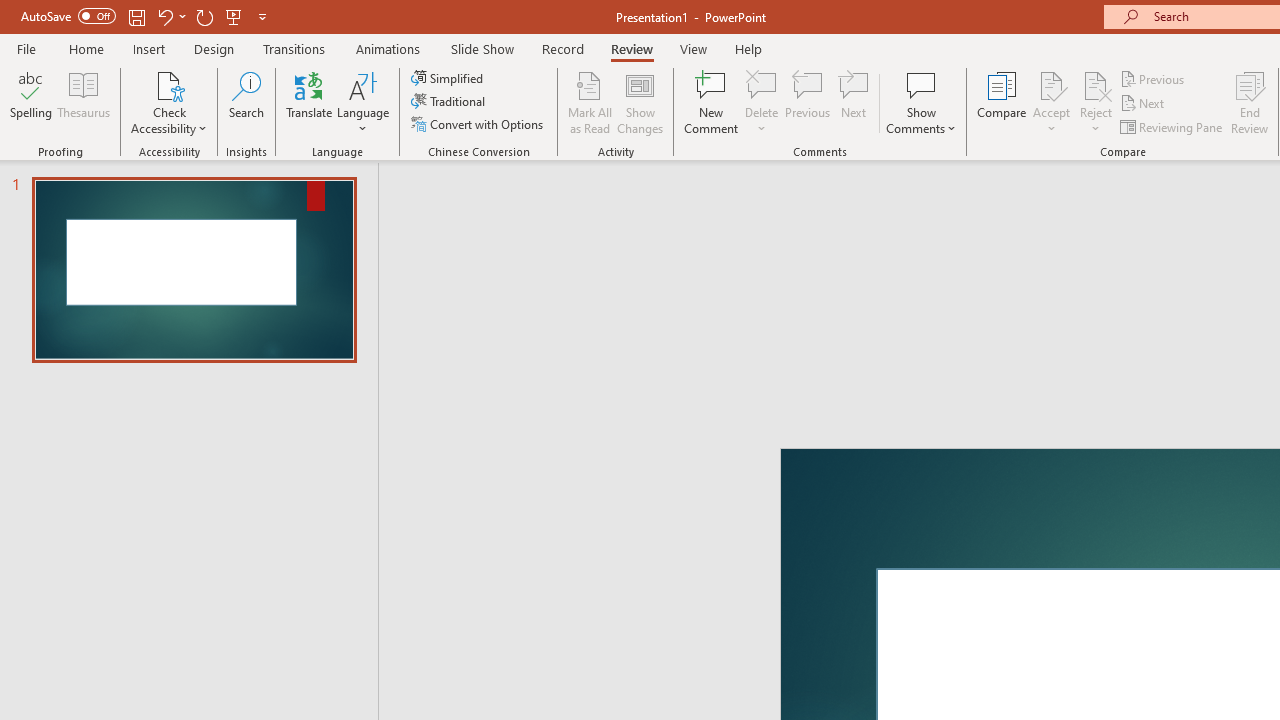  Describe the element at coordinates (448, 101) in the screenshot. I see `'Traditional'` at that location.